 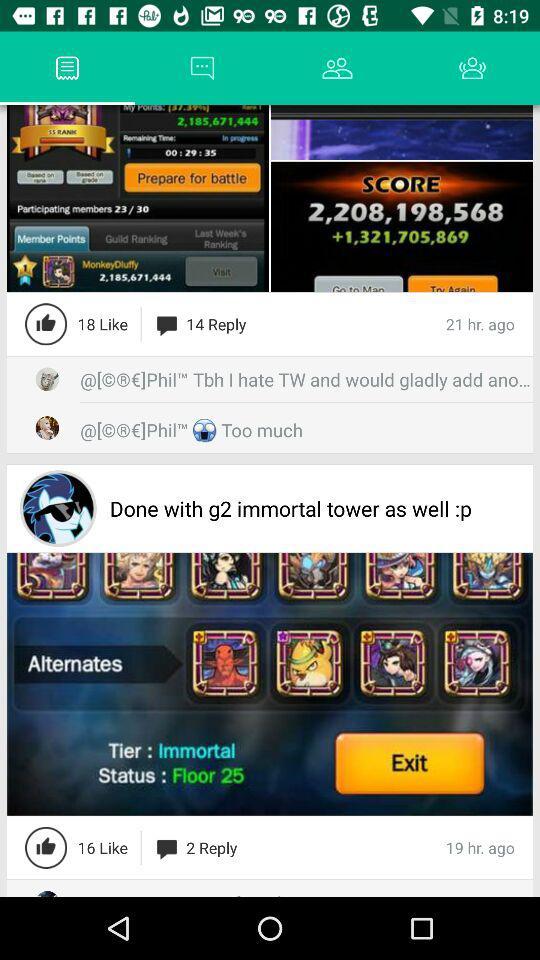 I want to click on app to the left of the forum icon, so click(x=36, y=68).